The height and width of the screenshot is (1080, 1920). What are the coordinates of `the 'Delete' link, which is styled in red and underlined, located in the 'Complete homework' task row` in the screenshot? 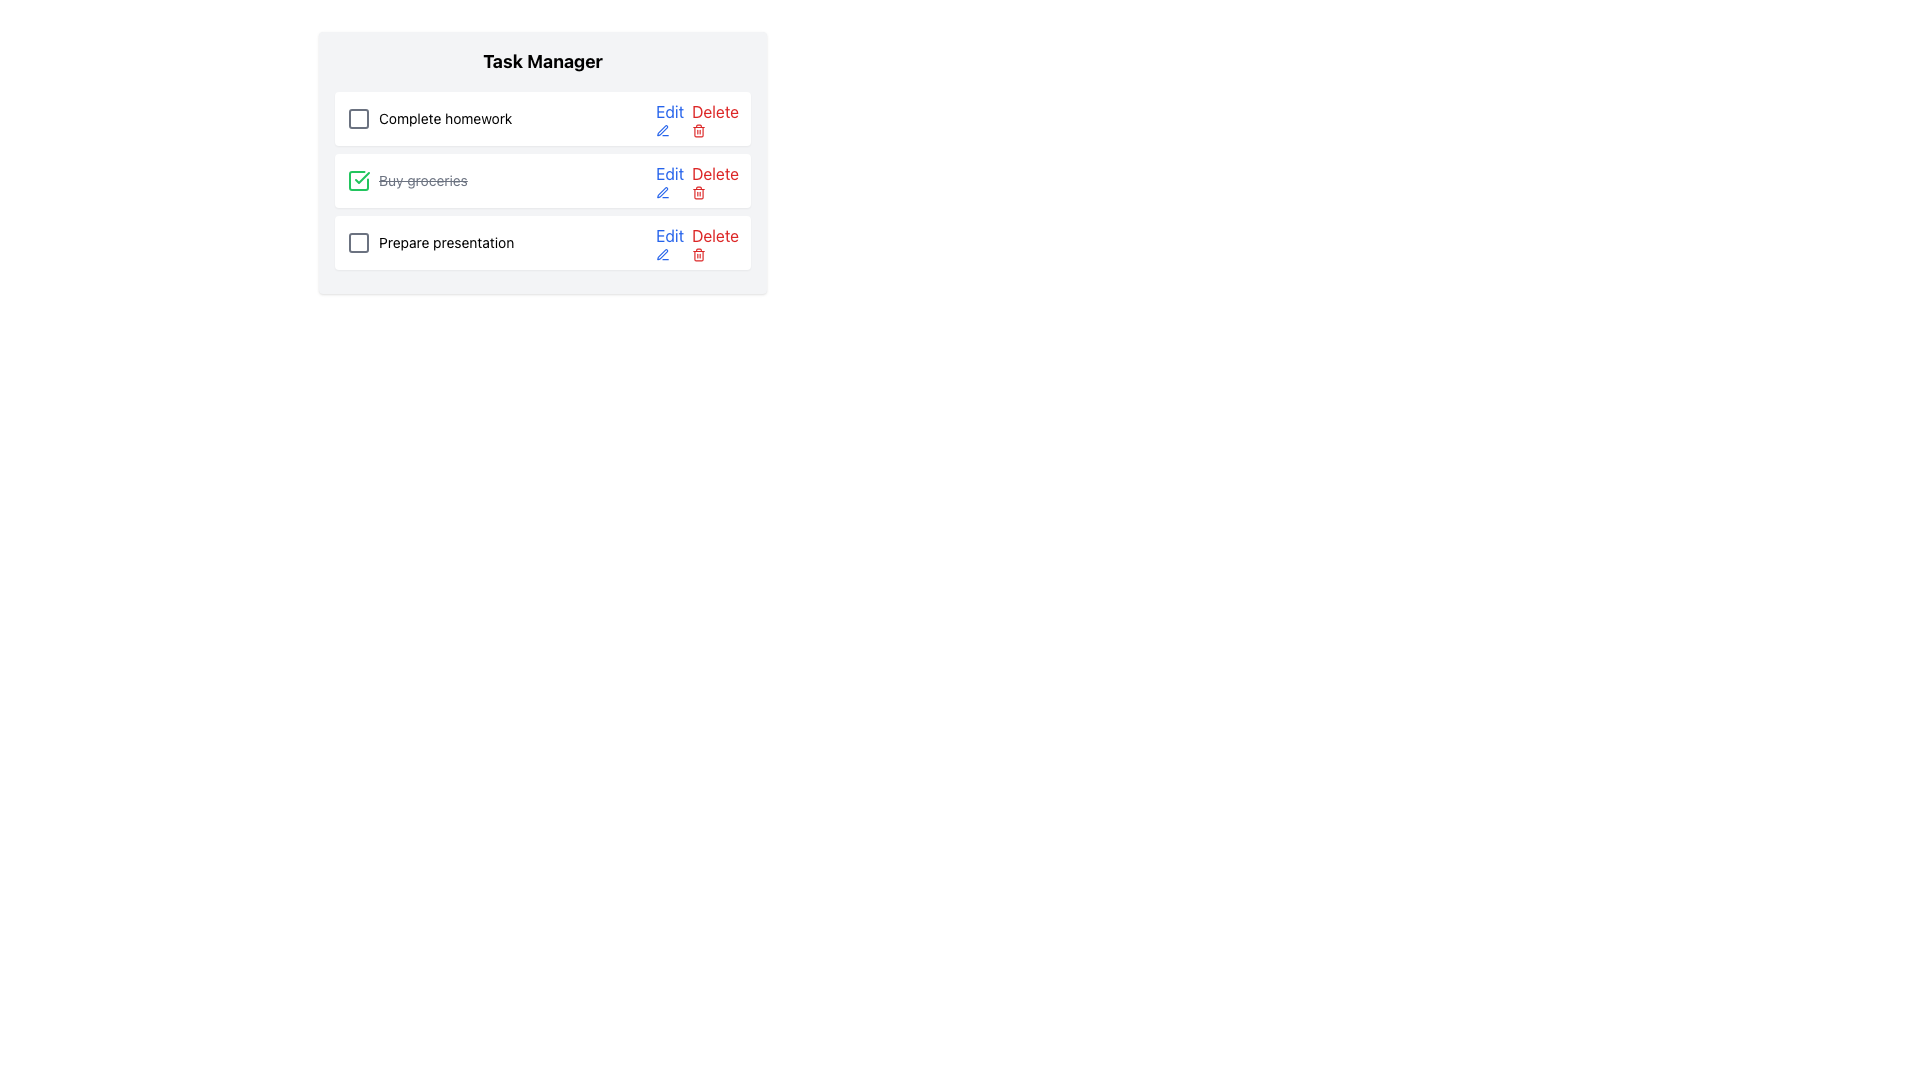 It's located at (697, 119).